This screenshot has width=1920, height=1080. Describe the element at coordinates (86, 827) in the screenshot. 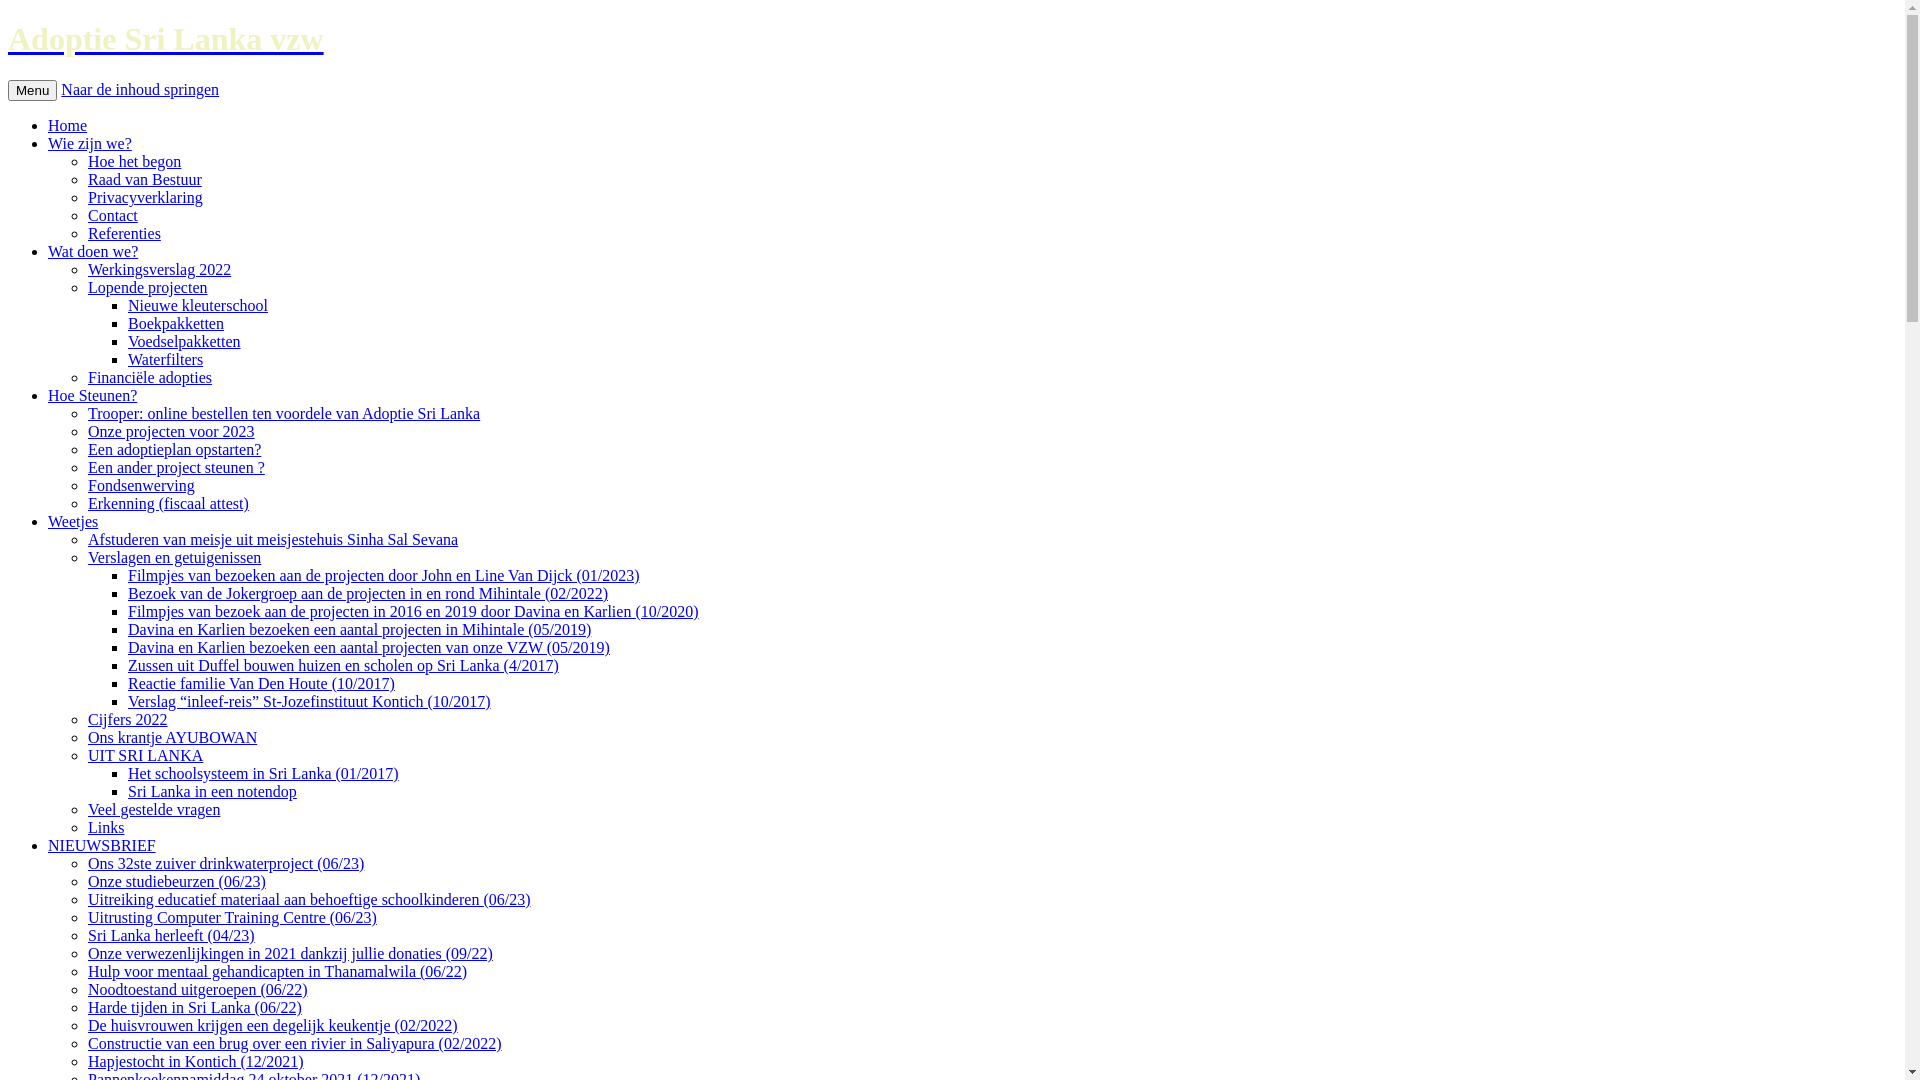

I see `'Links'` at that location.